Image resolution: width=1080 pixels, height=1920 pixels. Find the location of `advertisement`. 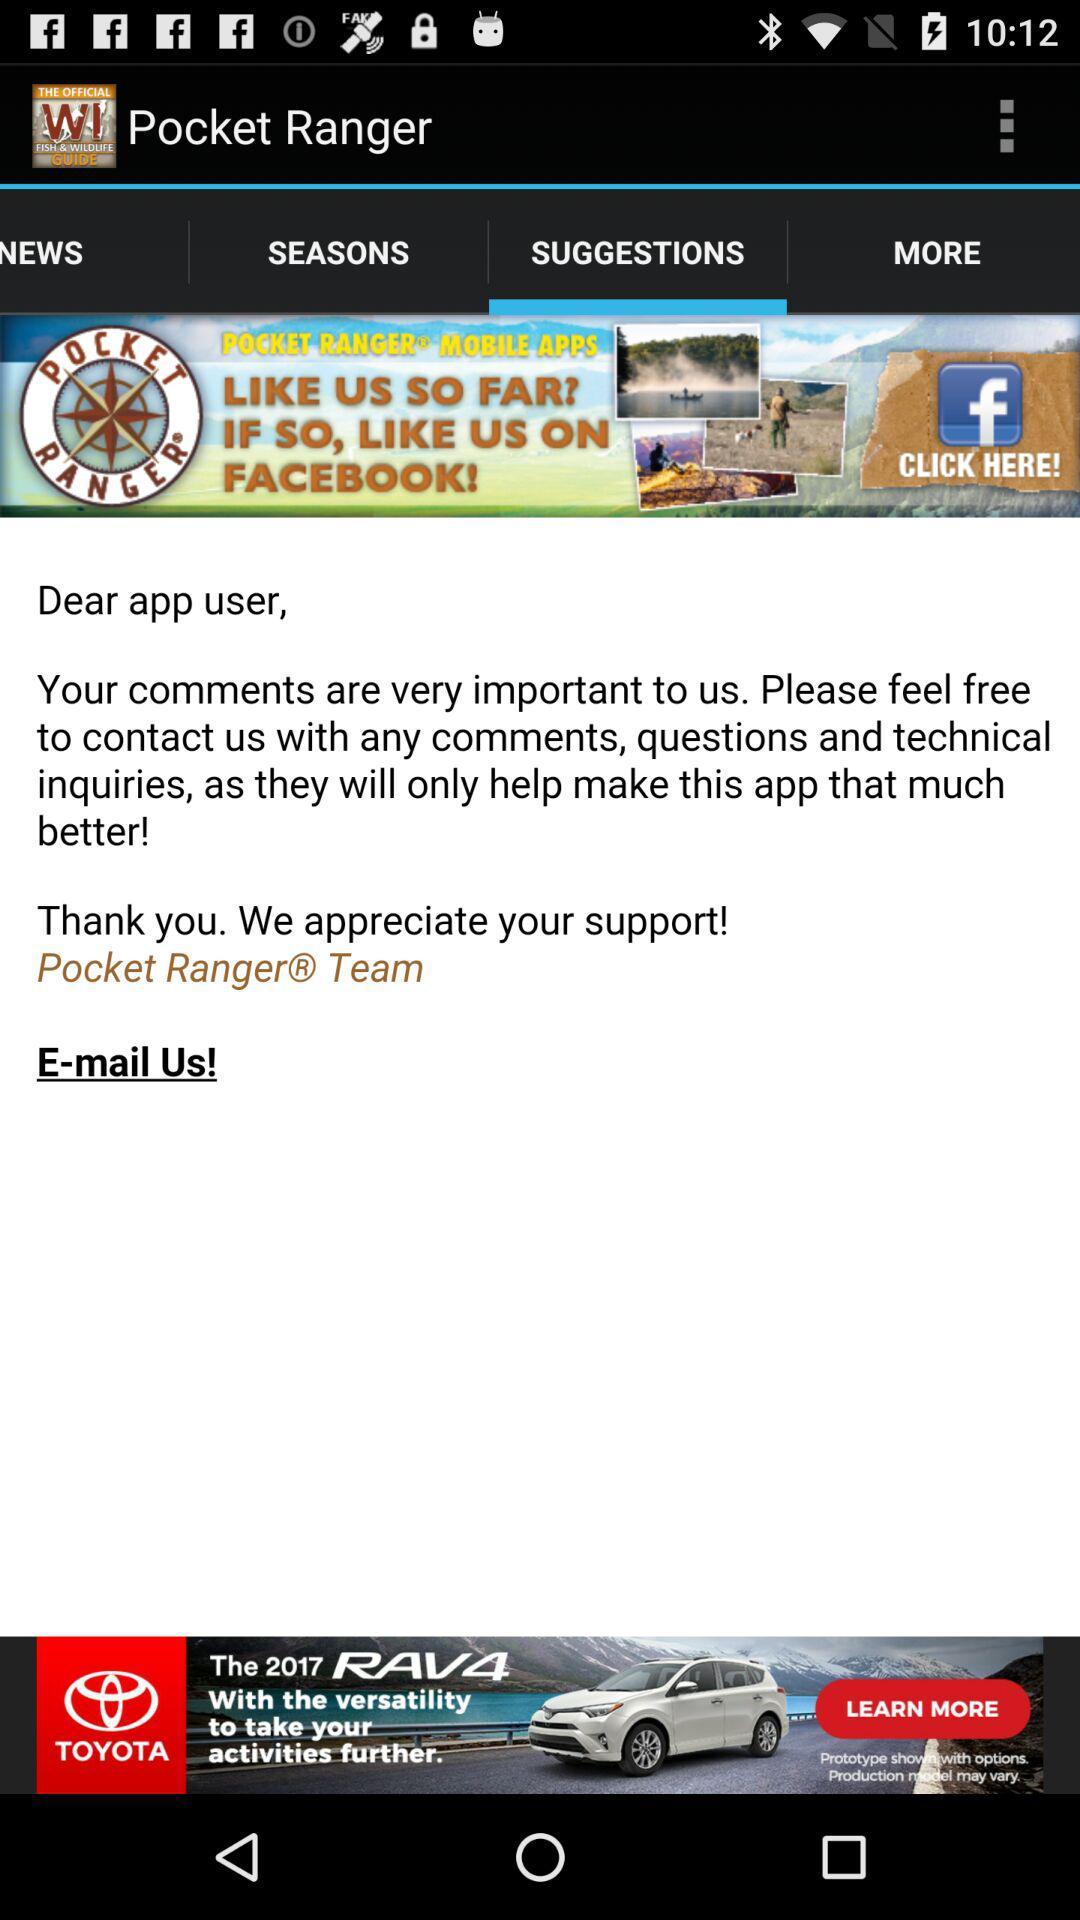

advertisement is located at coordinates (540, 1714).